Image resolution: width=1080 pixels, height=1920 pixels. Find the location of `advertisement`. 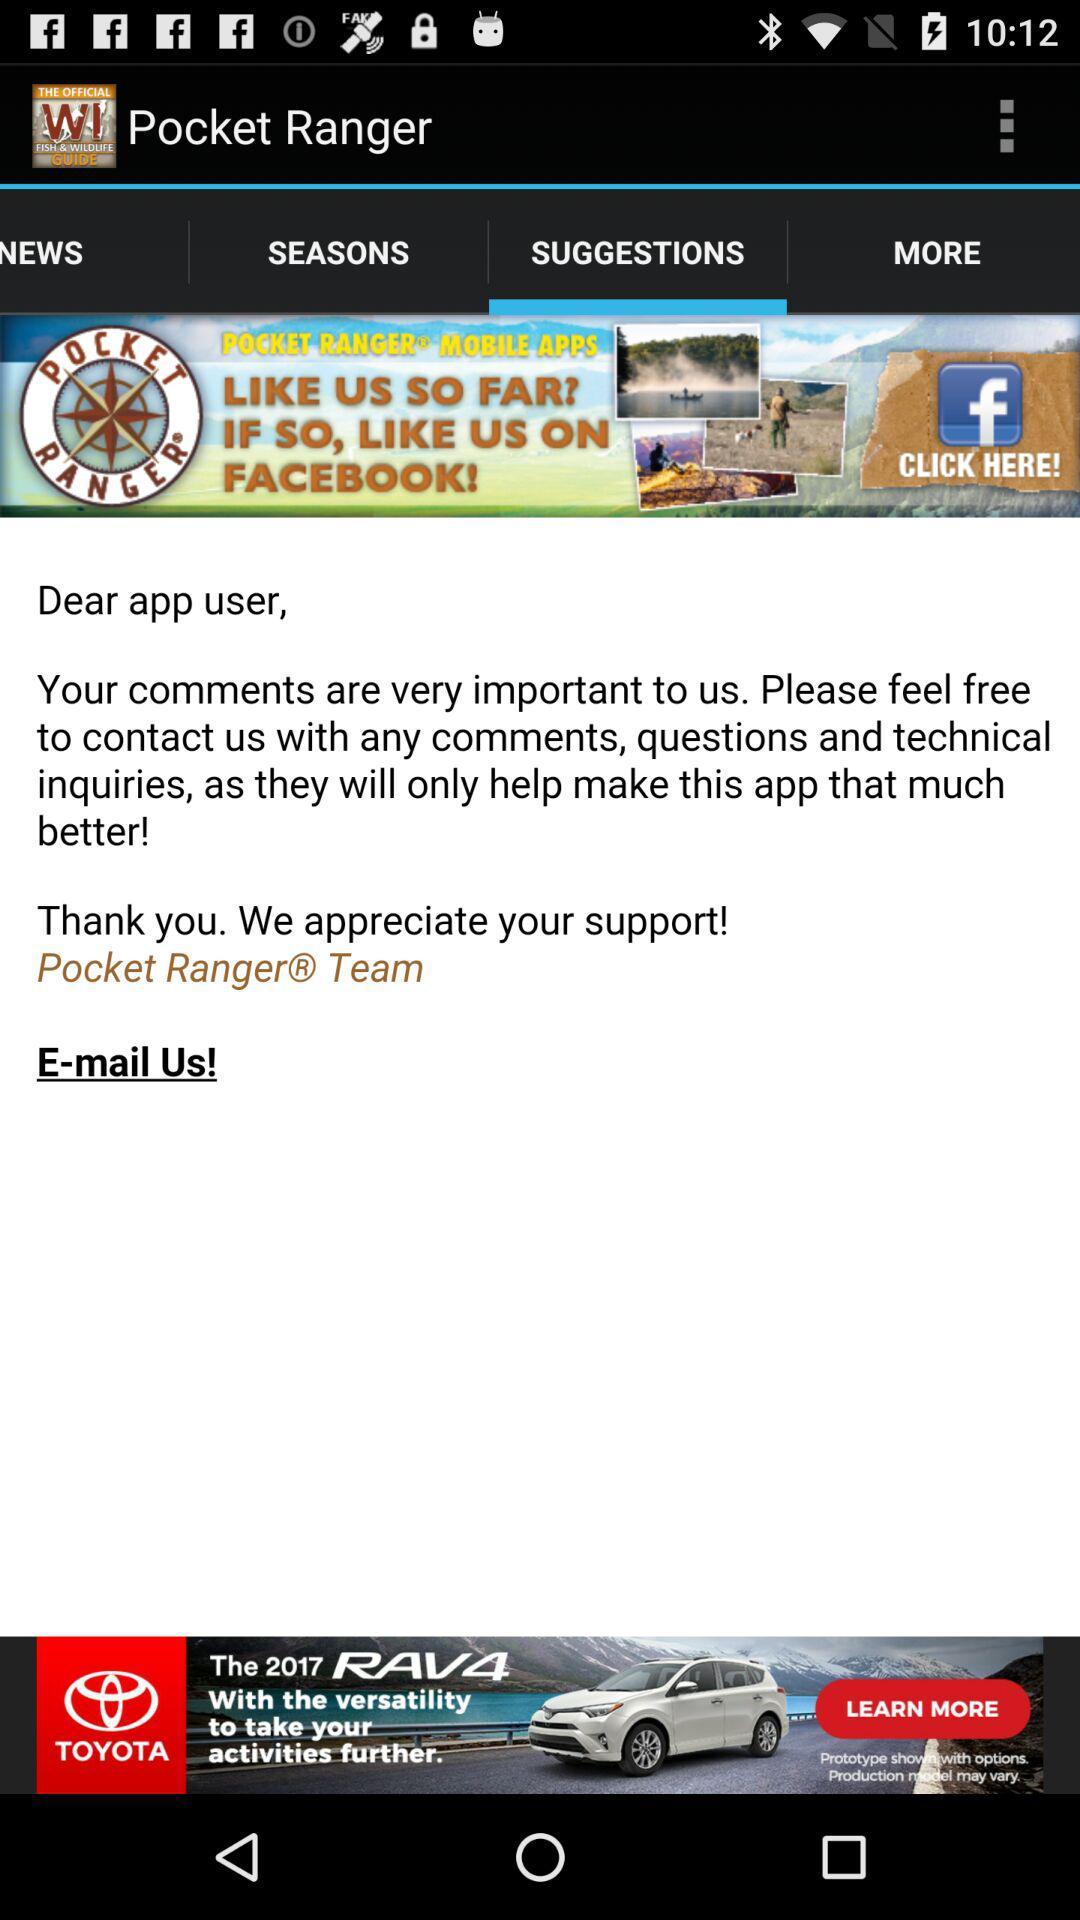

advertisement is located at coordinates (540, 1714).